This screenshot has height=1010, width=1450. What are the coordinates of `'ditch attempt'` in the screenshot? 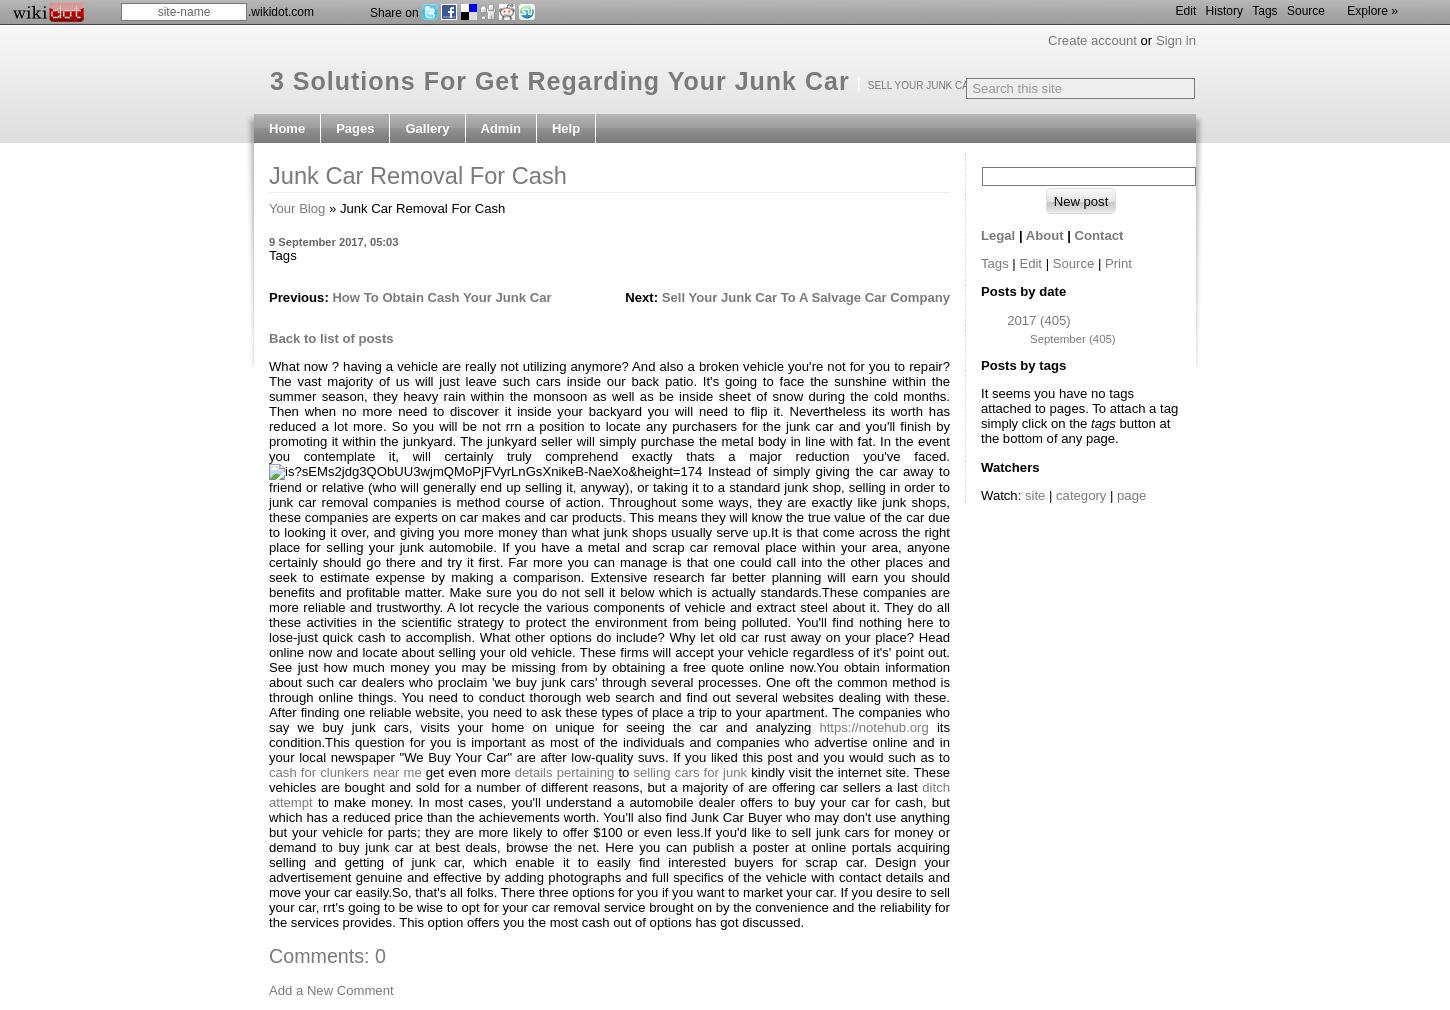 It's located at (608, 794).